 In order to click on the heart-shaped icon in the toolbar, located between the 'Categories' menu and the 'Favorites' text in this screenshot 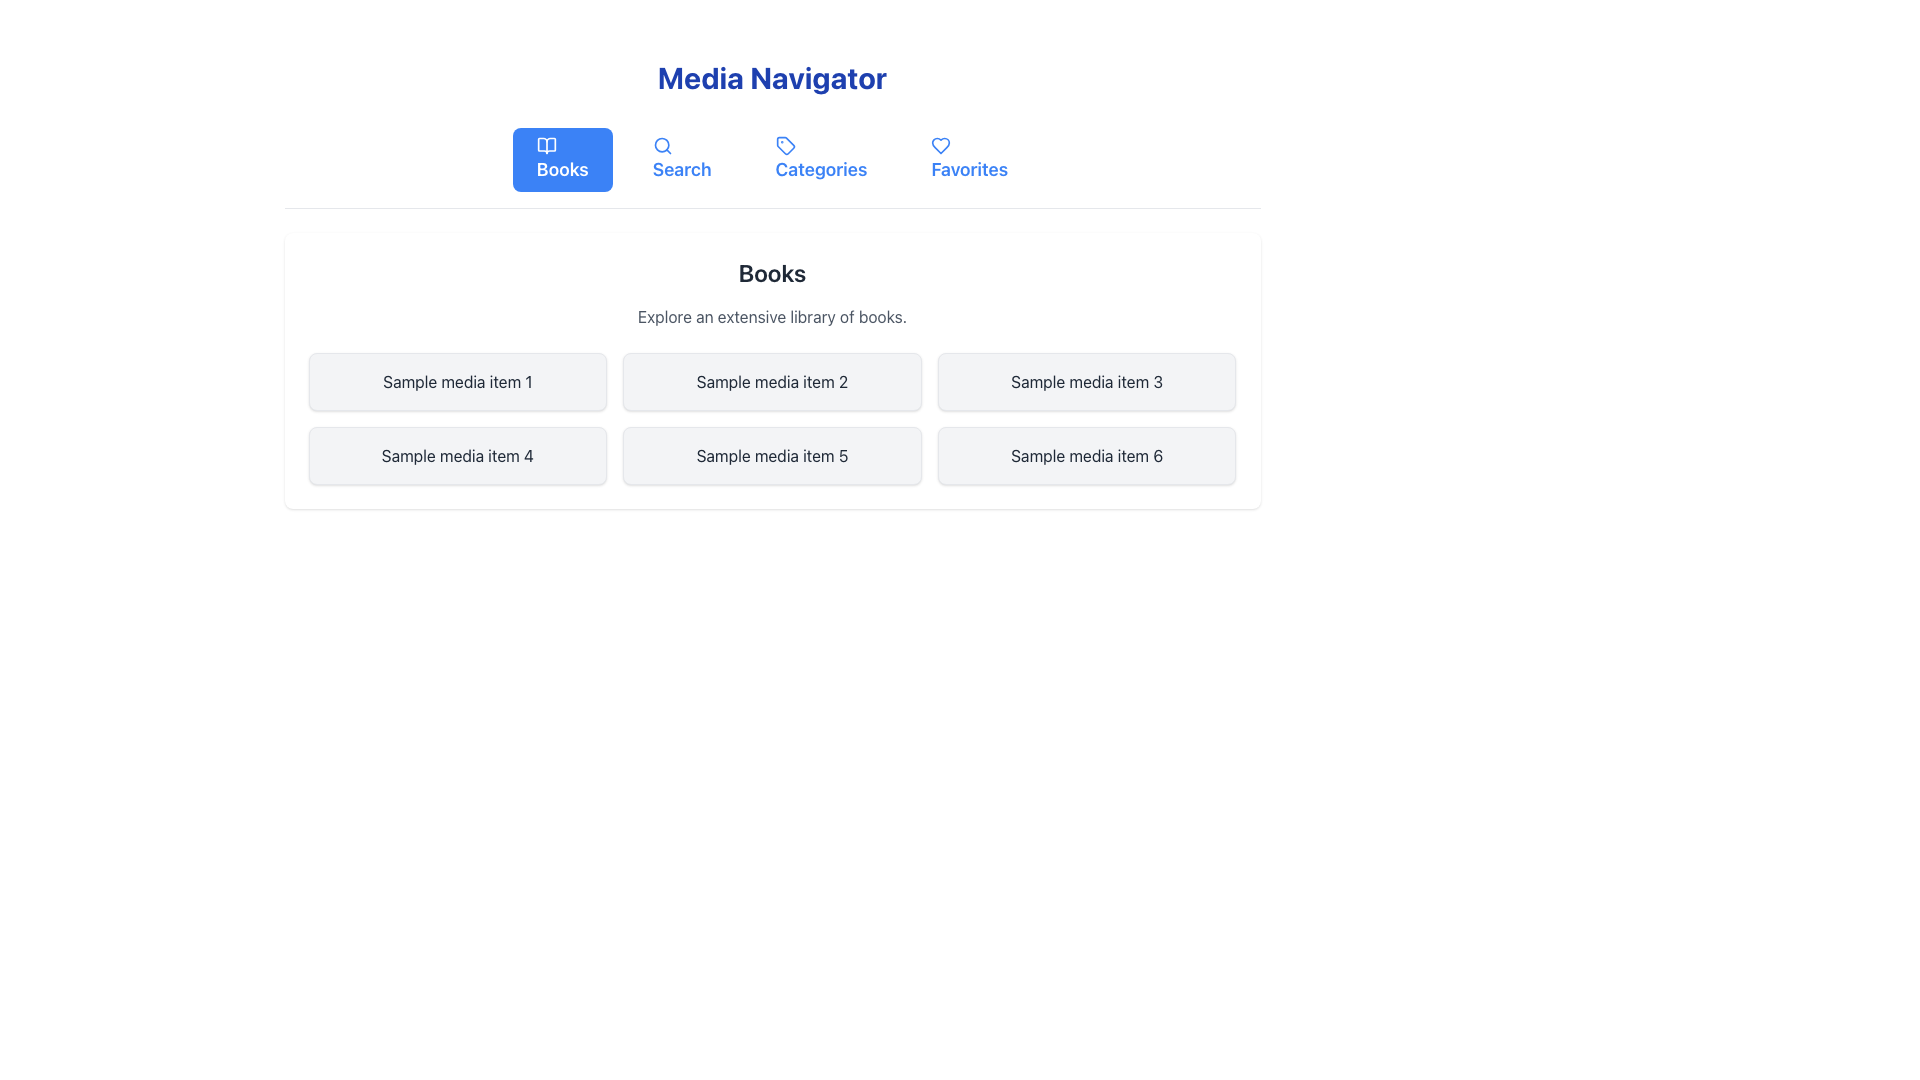, I will do `click(940, 145)`.